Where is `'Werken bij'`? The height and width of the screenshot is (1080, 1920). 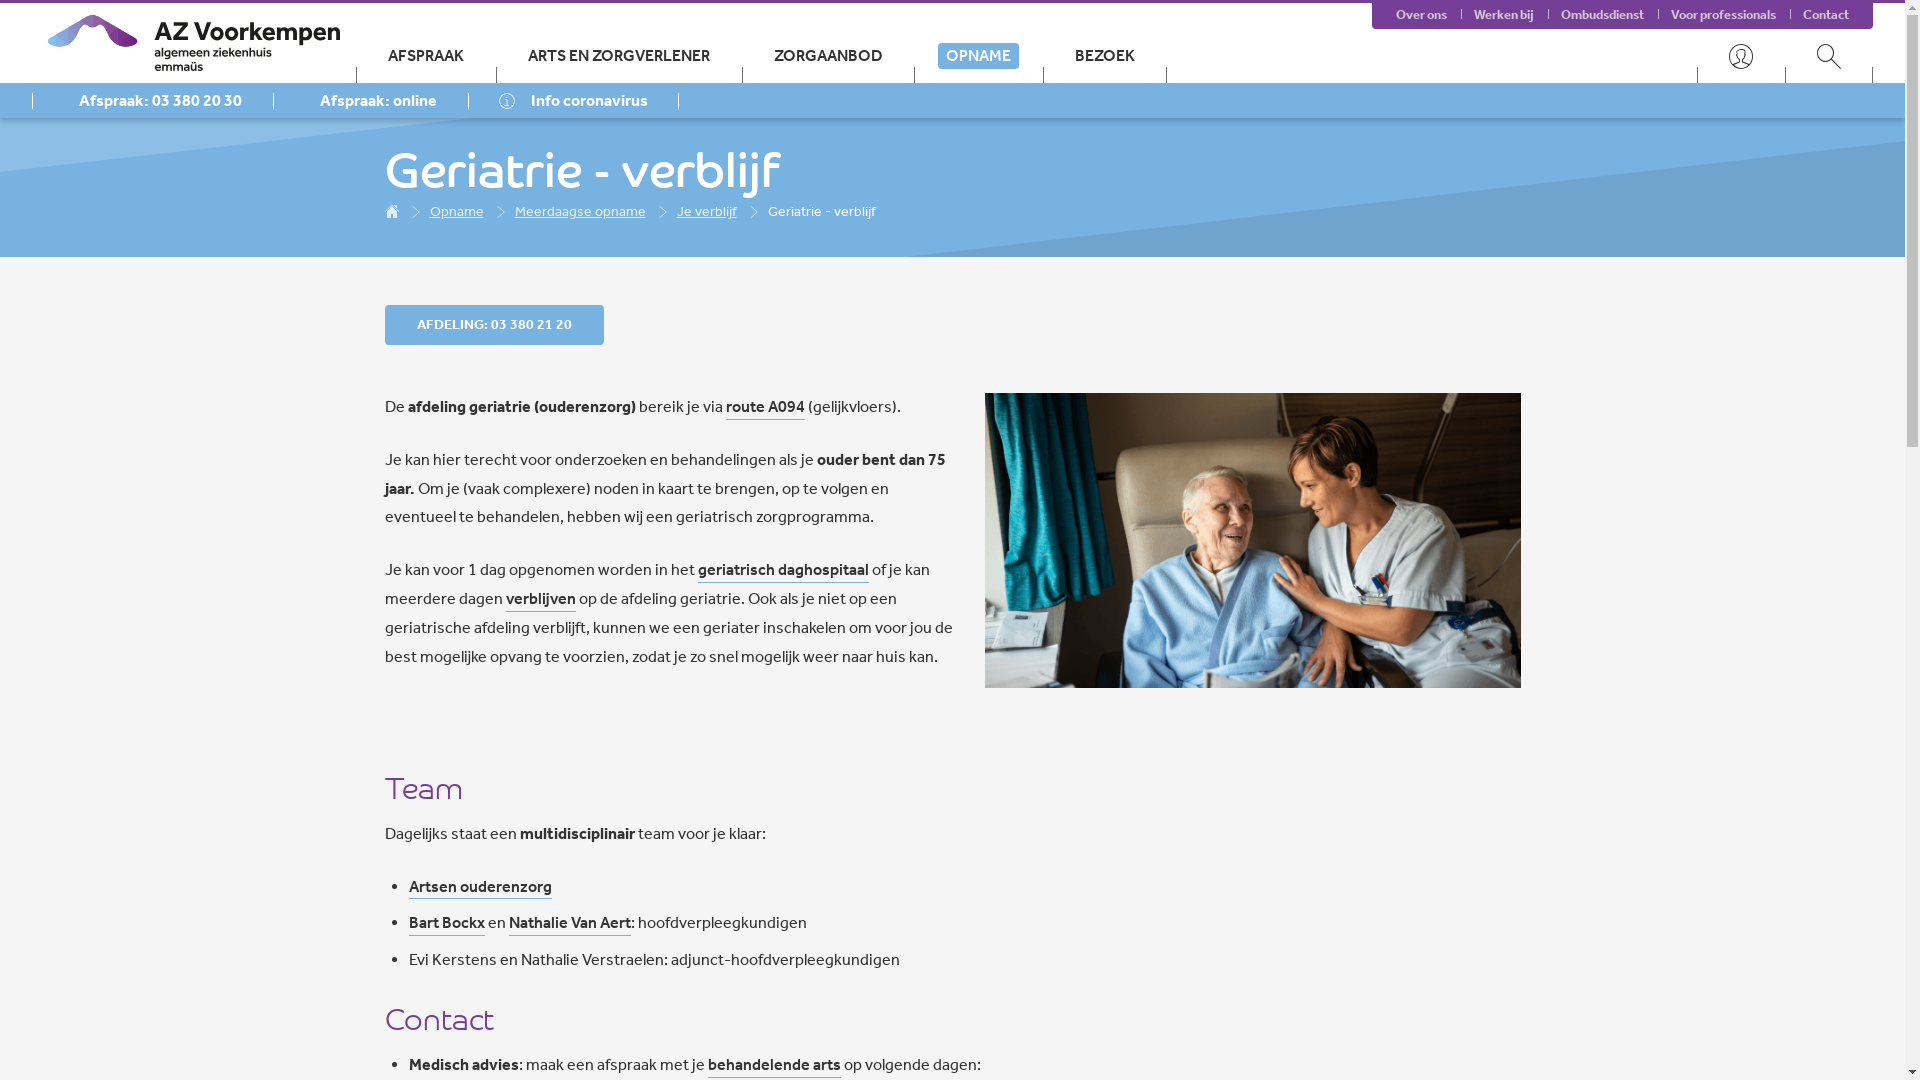 'Werken bij' is located at coordinates (1473, 14).